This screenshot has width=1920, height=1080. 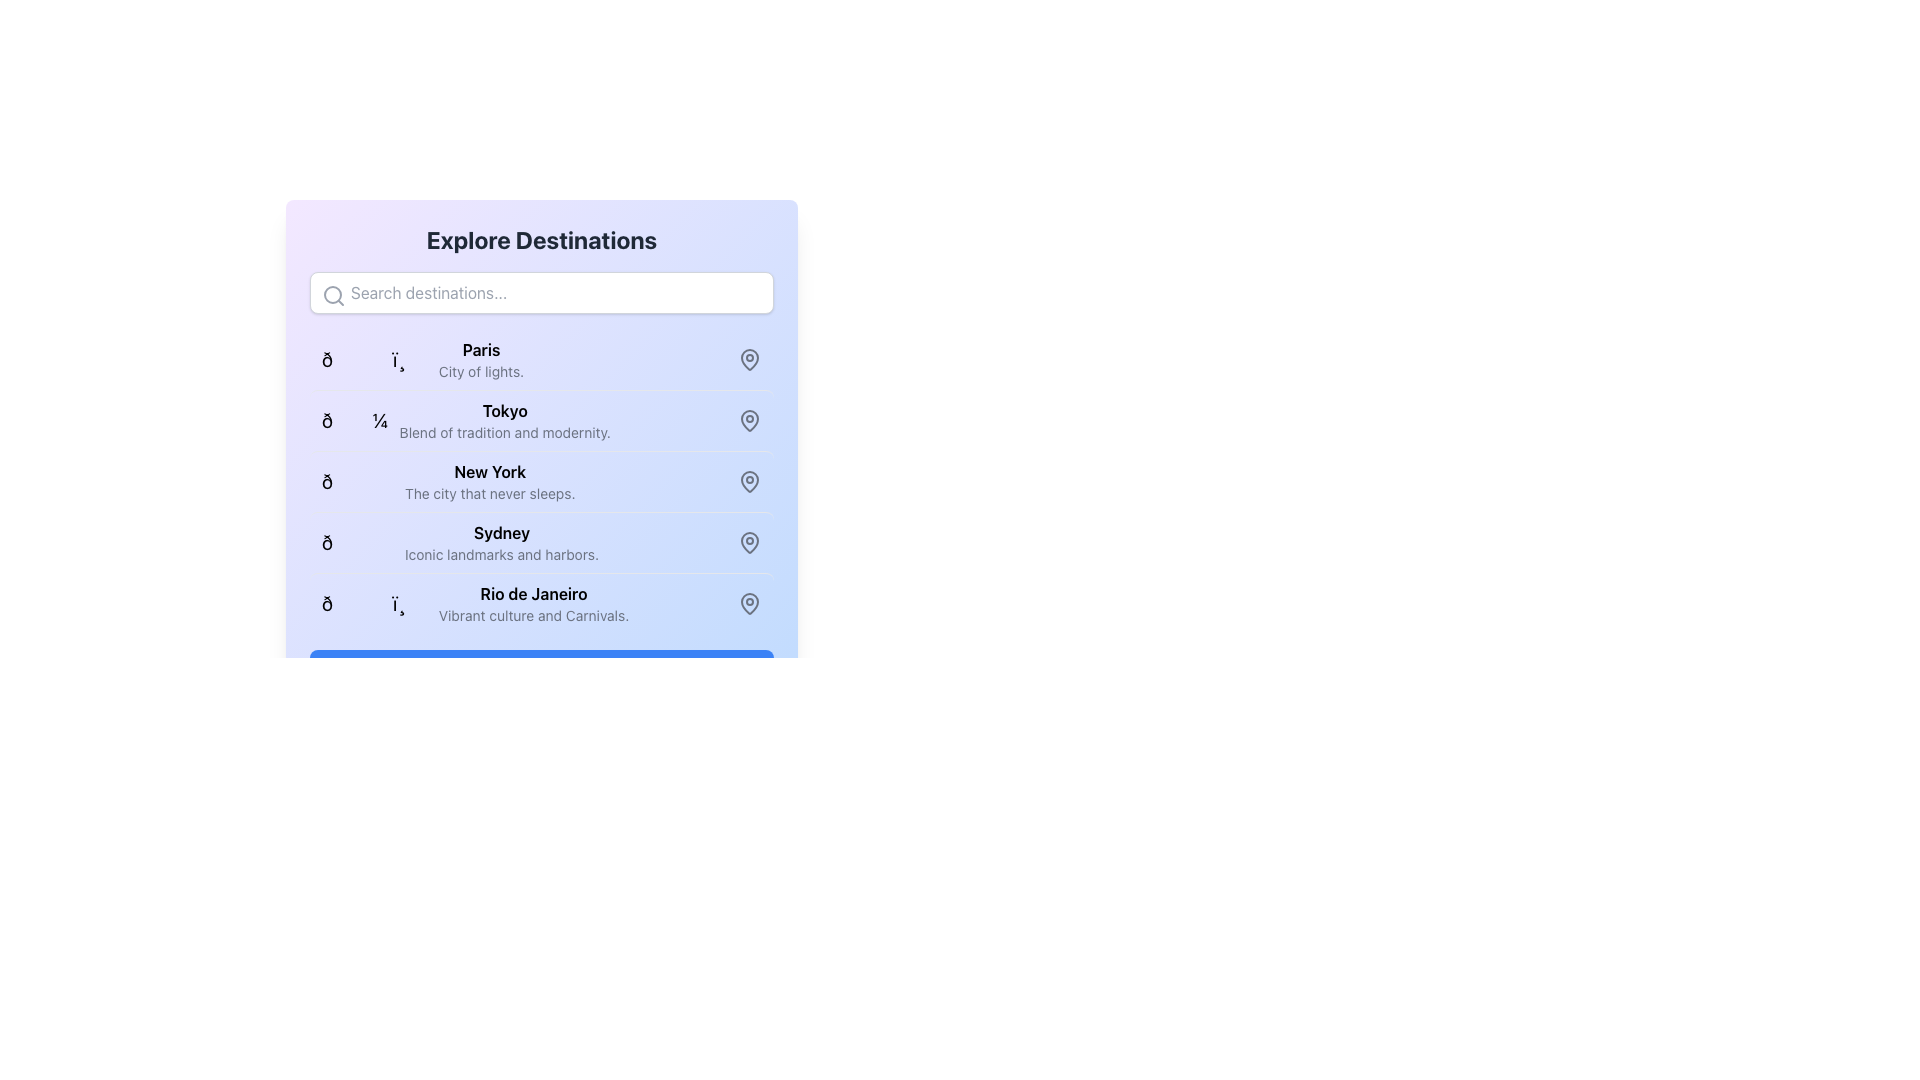 What do you see at coordinates (505, 431) in the screenshot?
I see `the text label that reads 'Blend of tradition and modernity.', which is styled in gray and positioned directly beneath 'Tokyo' in the list under 'Explore Destinations'` at bounding box center [505, 431].